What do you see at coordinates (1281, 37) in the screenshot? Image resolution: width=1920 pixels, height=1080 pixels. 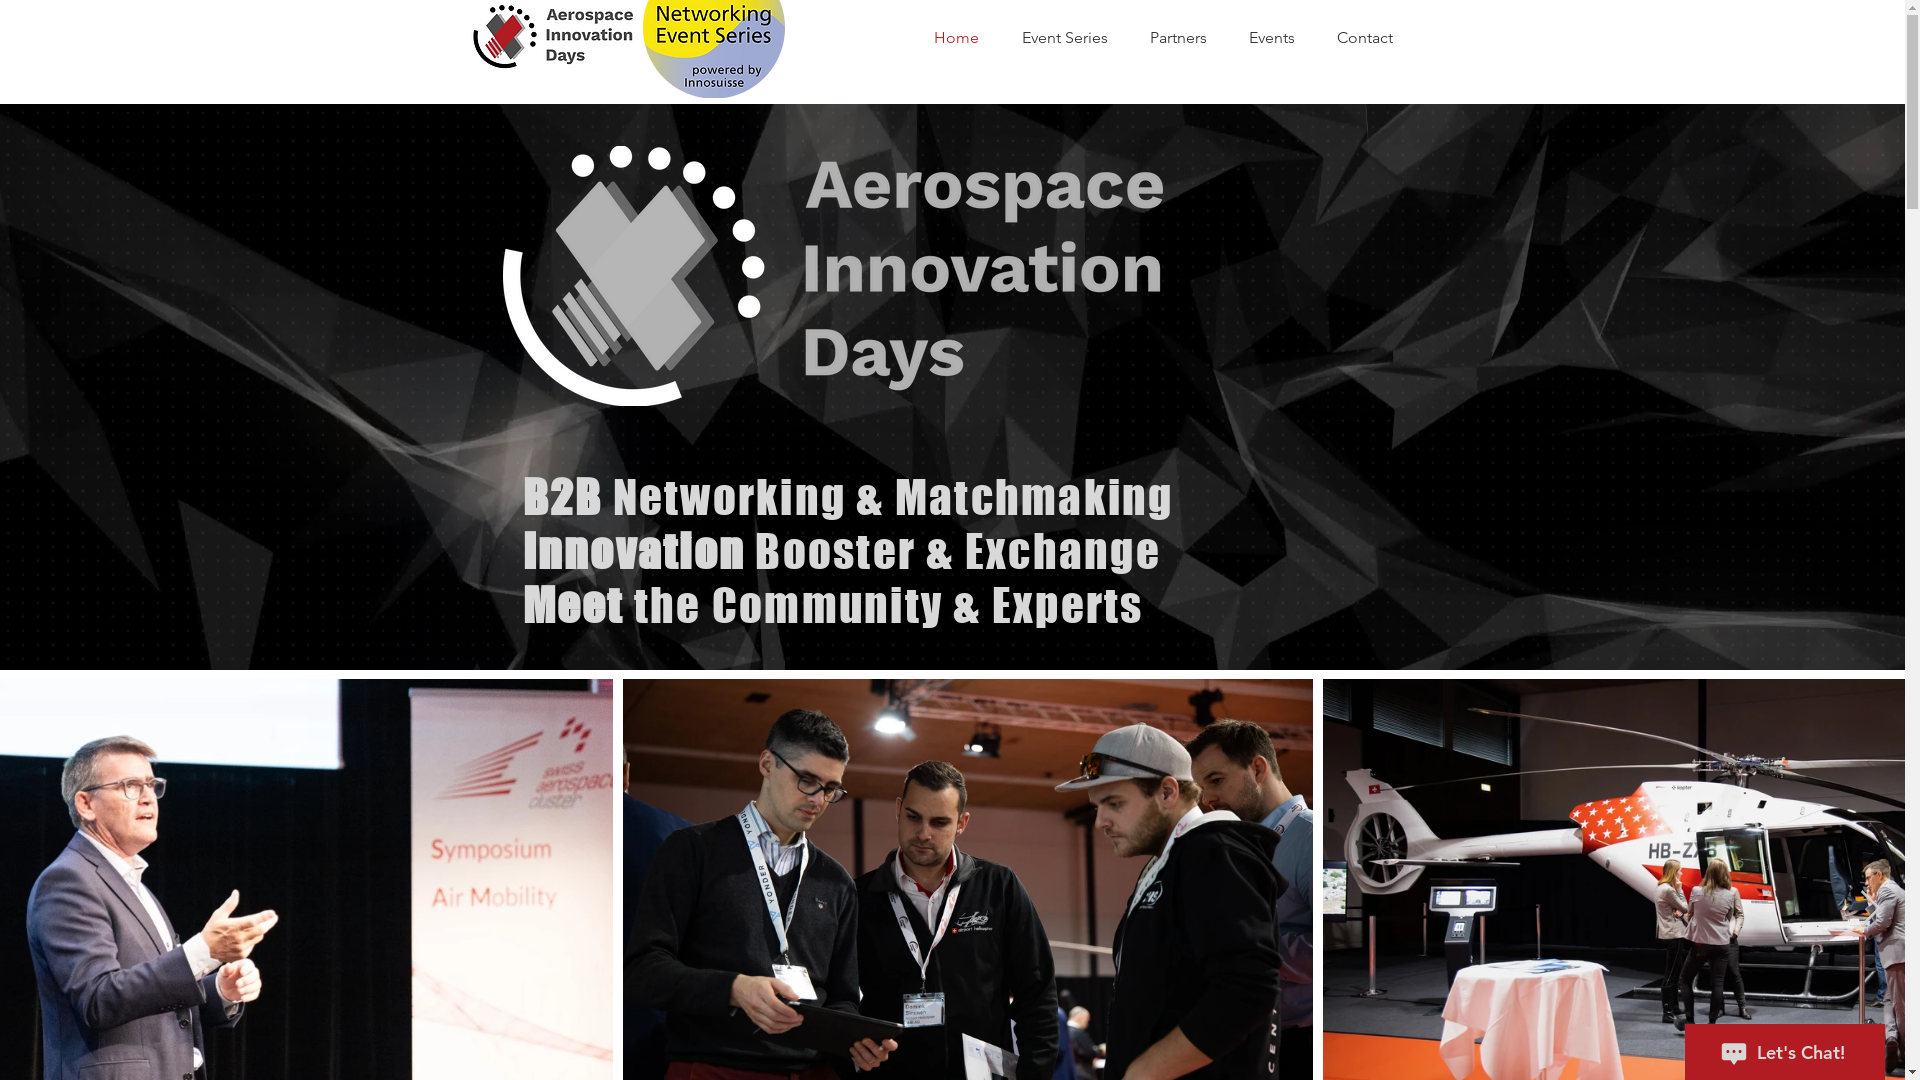 I see `'Events'` at bounding box center [1281, 37].